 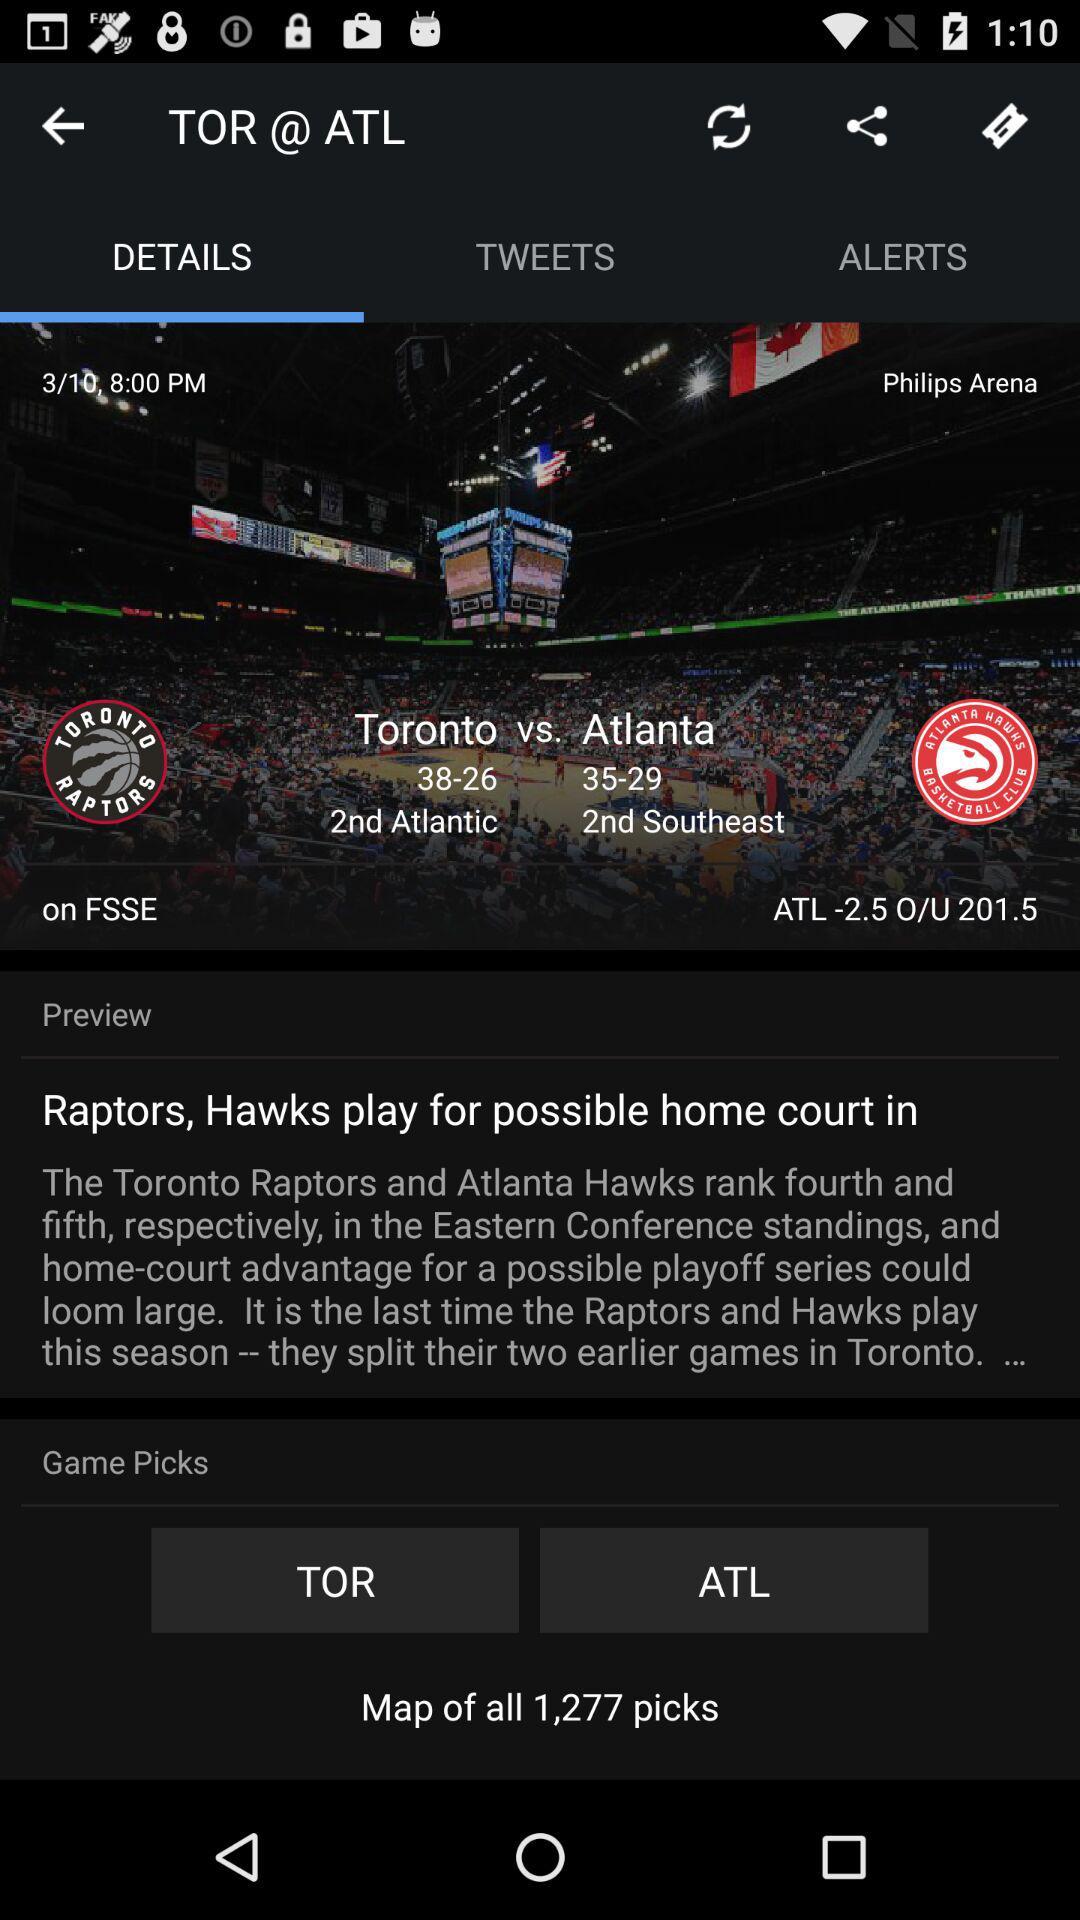 I want to click on the item below tor icon, so click(x=540, y=1705).